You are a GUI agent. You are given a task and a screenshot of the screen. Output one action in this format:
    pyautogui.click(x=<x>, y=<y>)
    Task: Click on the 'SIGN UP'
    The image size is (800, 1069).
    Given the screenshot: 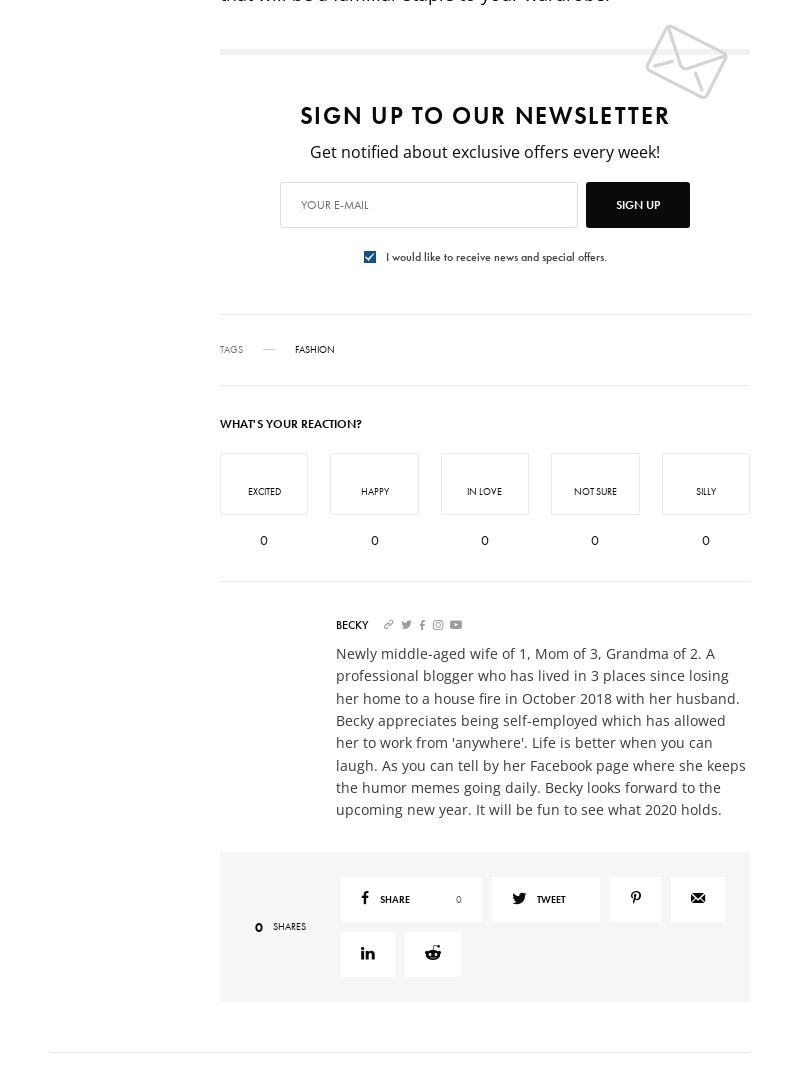 What is the action you would take?
    pyautogui.click(x=637, y=203)
    